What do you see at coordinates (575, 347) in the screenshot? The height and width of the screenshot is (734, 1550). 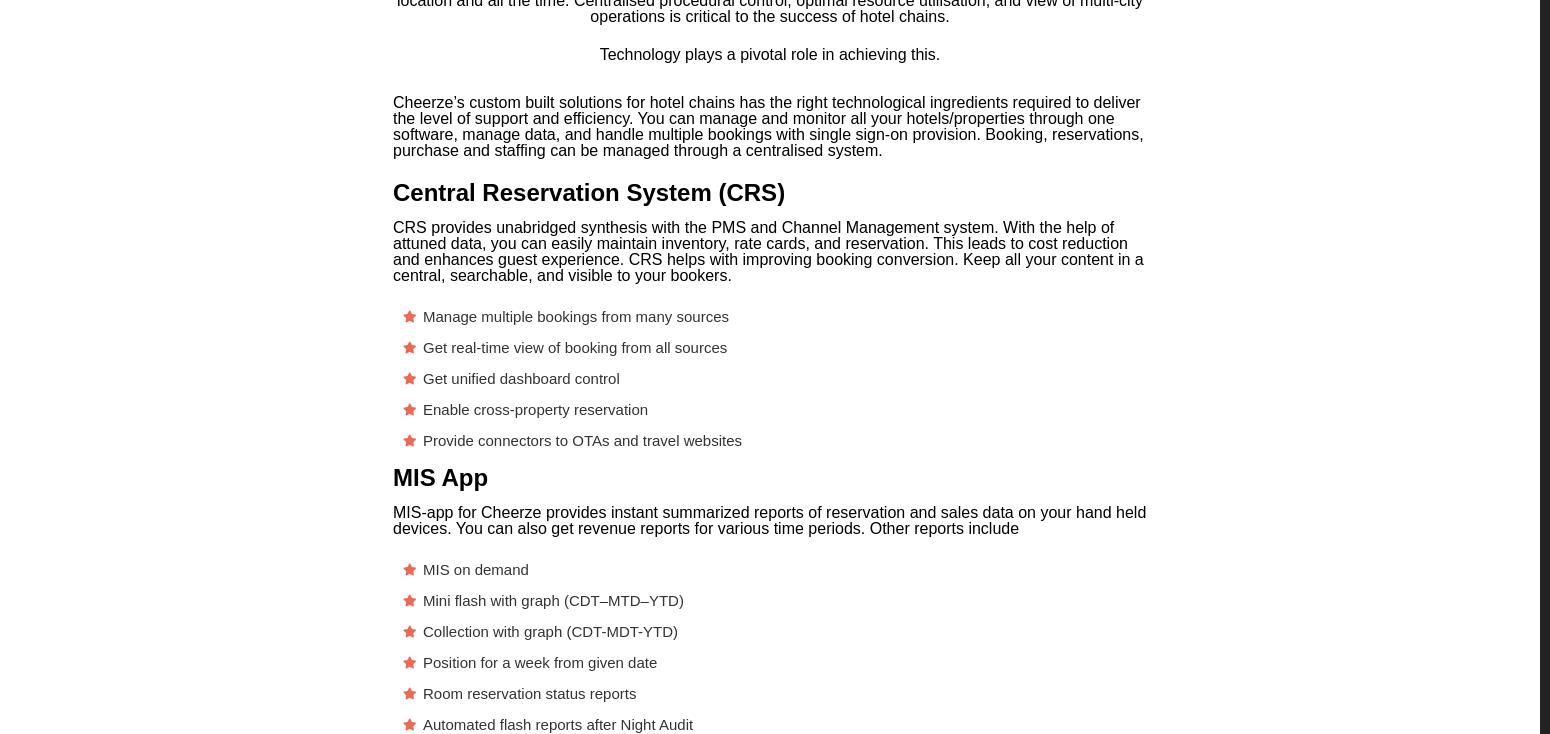 I see `'Get real-time view of booking from all sources'` at bounding box center [575, 347].